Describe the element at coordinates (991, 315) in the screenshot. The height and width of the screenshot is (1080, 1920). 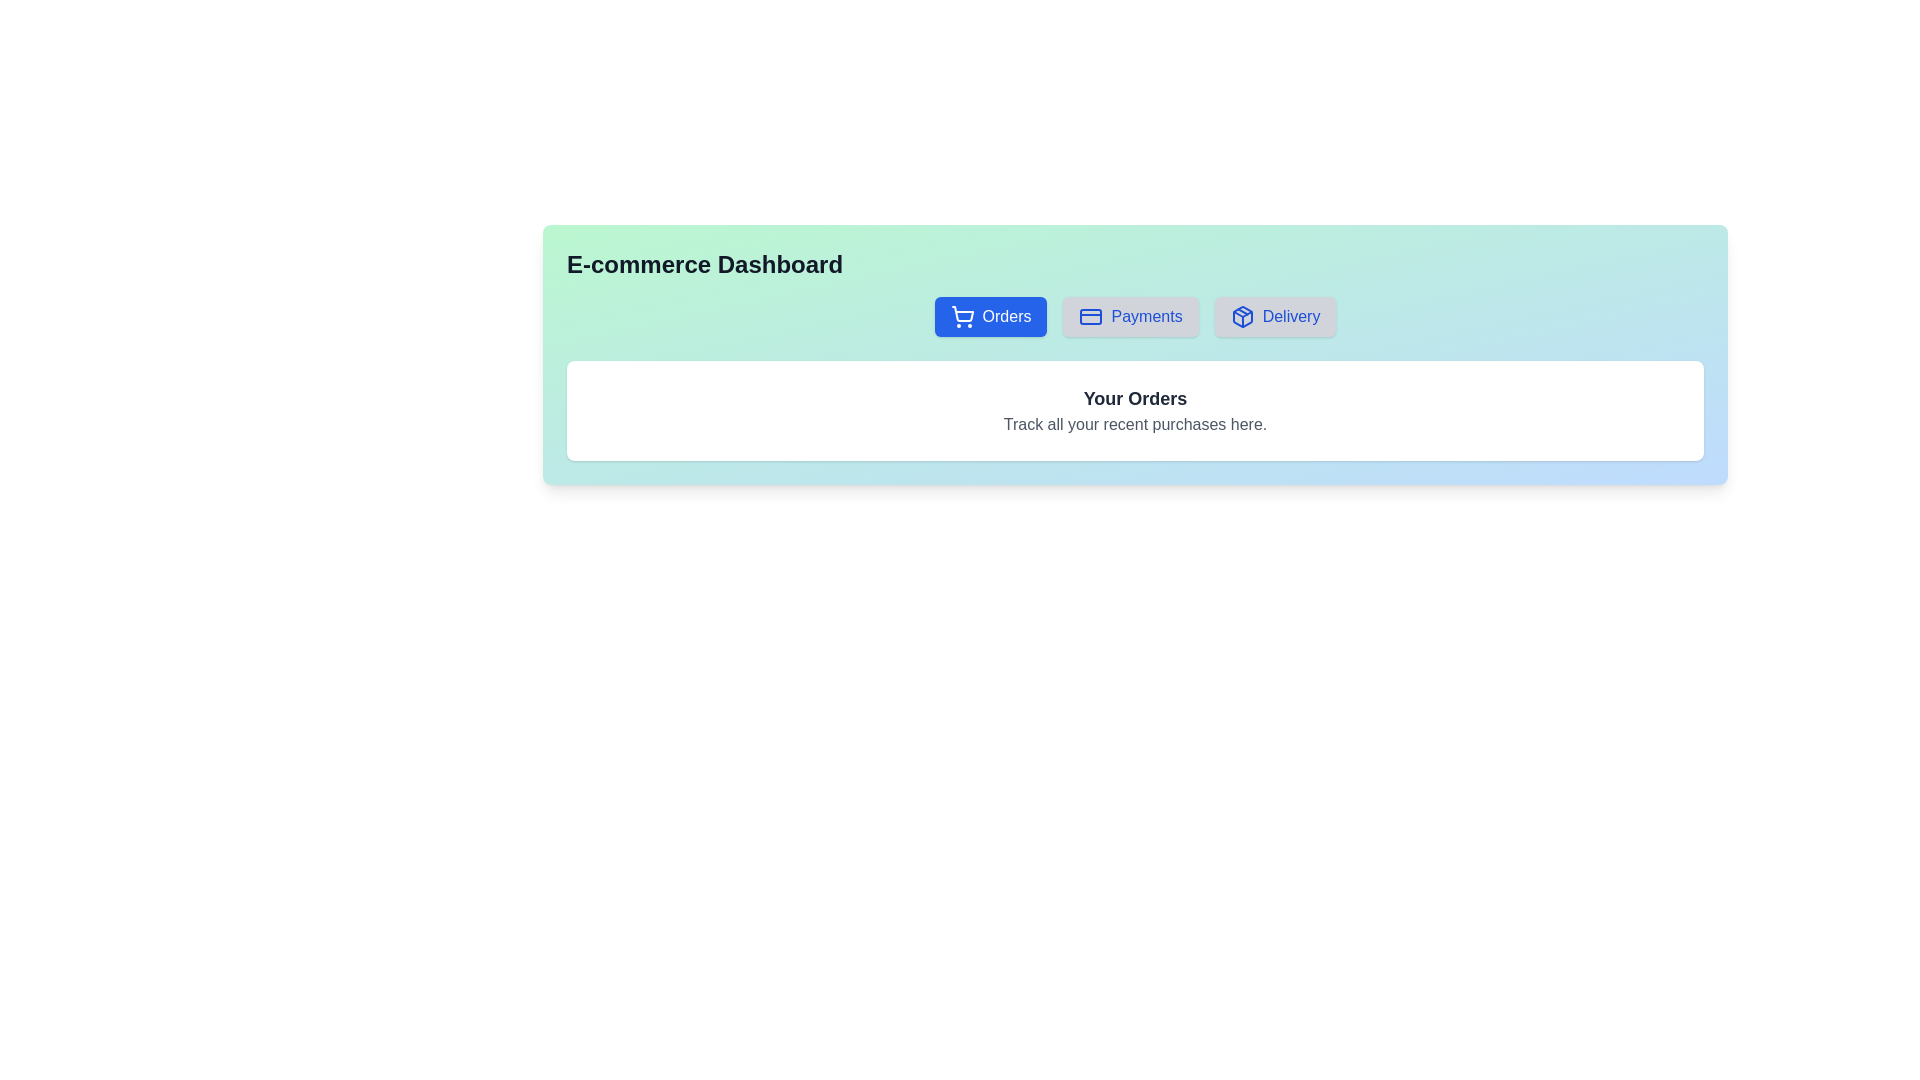
I see `the 'Orders' button, which is a blue rectangular button with rounded corners and white text, located below the 'E-commerce Dashboard' heading` at that location.